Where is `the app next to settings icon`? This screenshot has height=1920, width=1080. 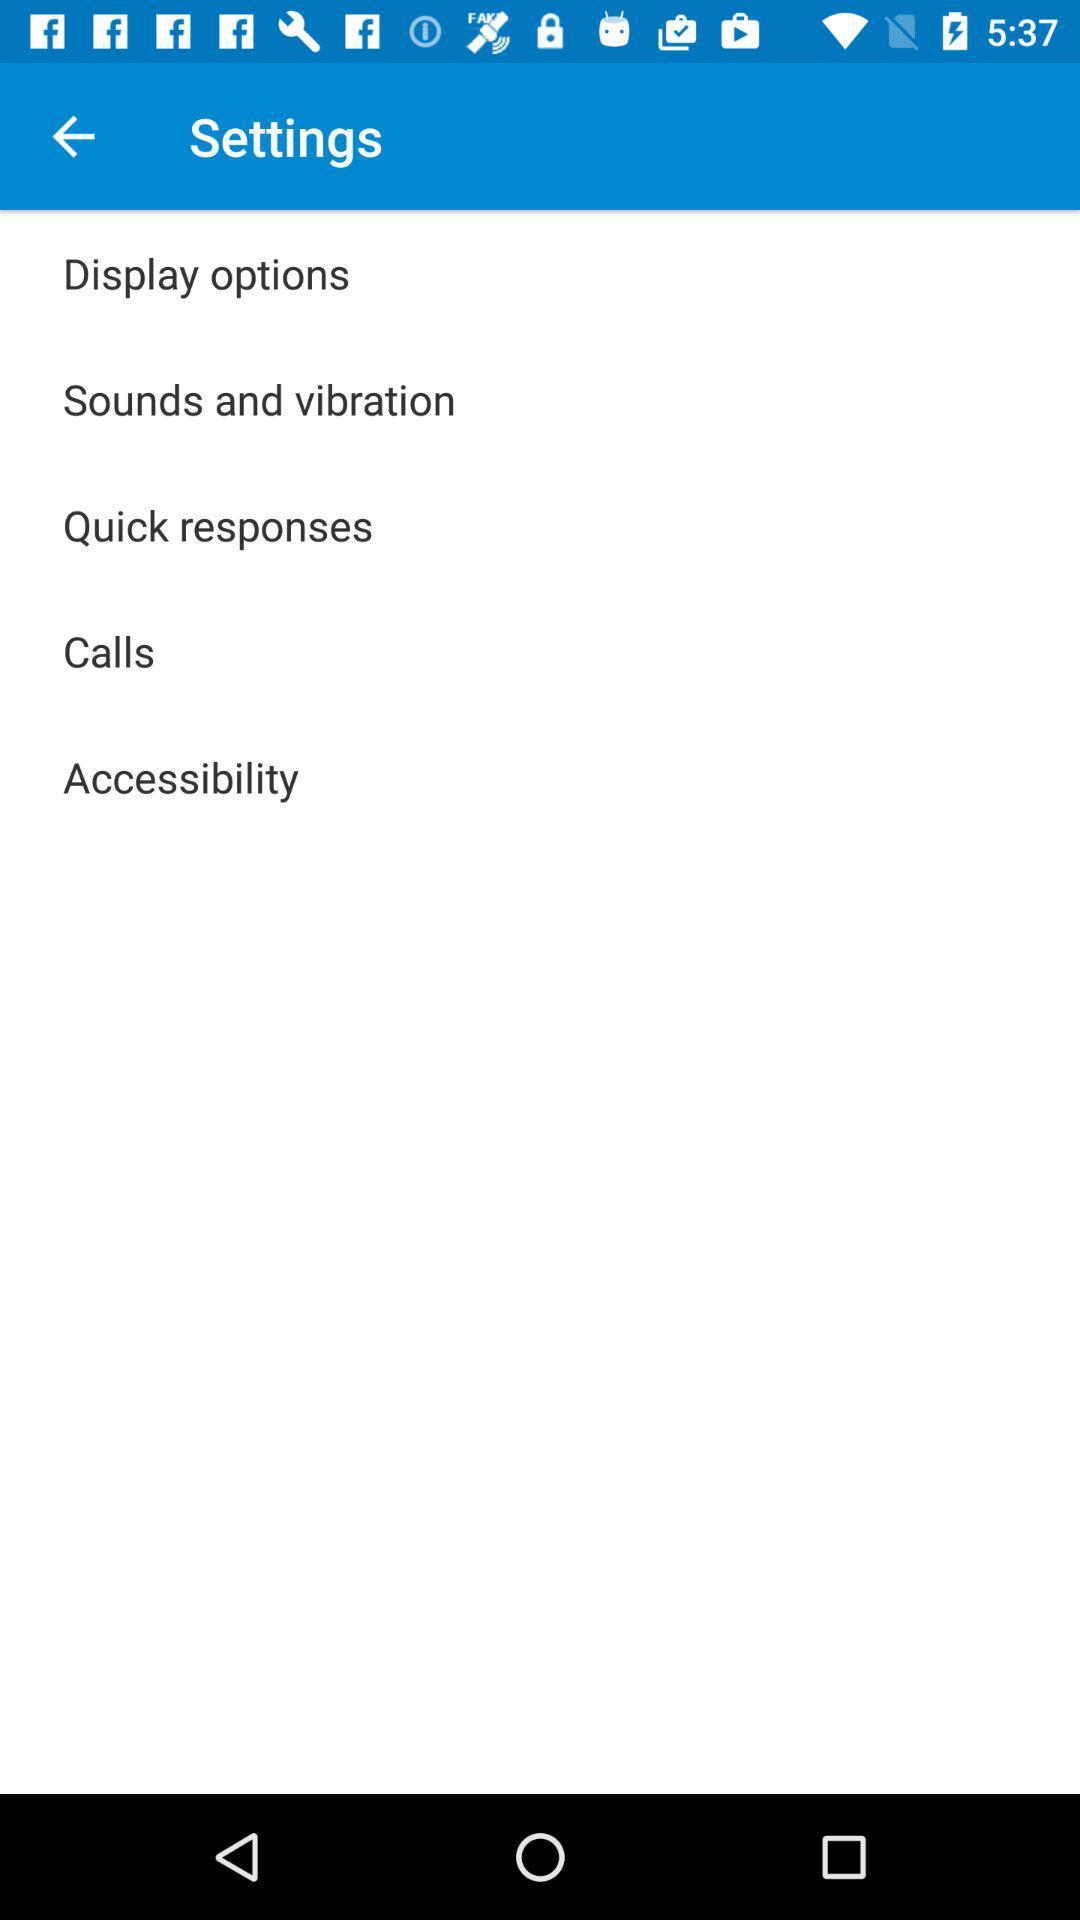
the app next to settings icon is located at coordinates (72, 135).